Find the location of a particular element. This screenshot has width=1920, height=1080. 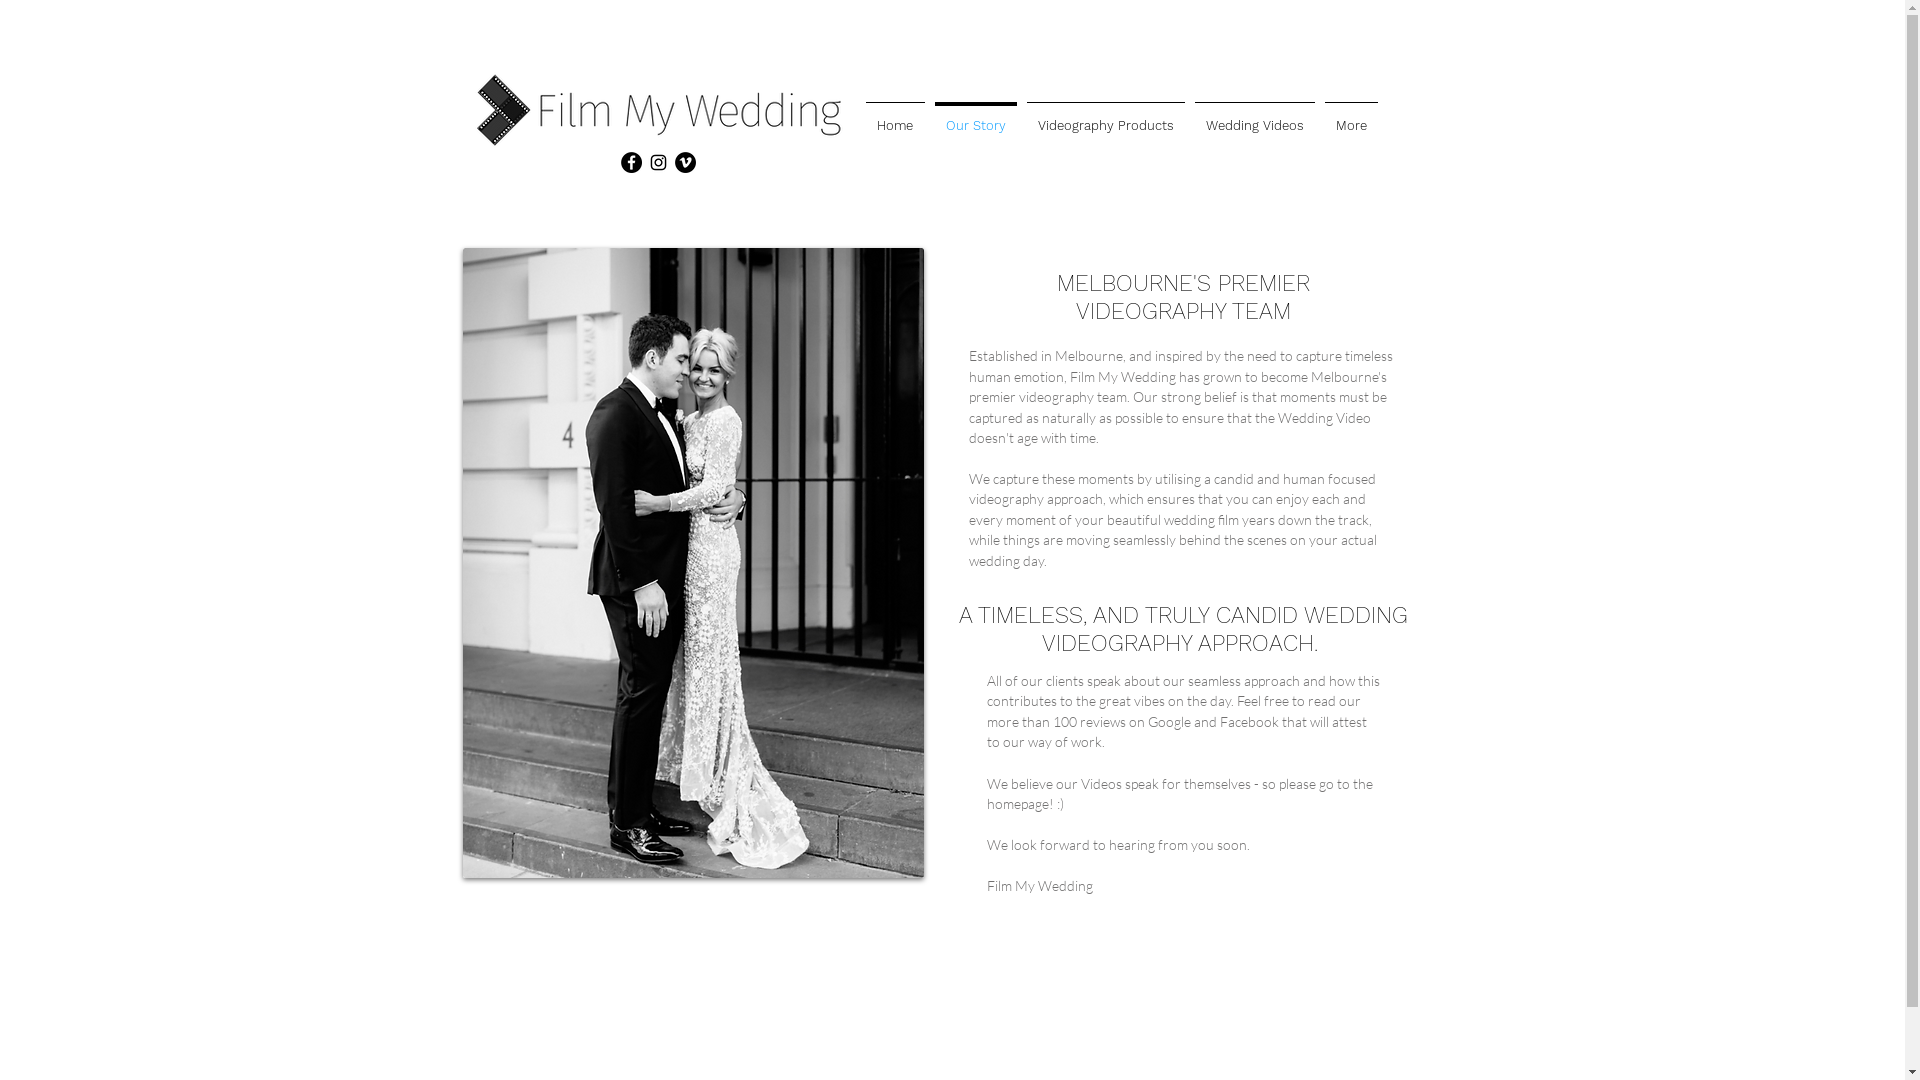

'Videography Products' is located at coordinates (1104, 116).